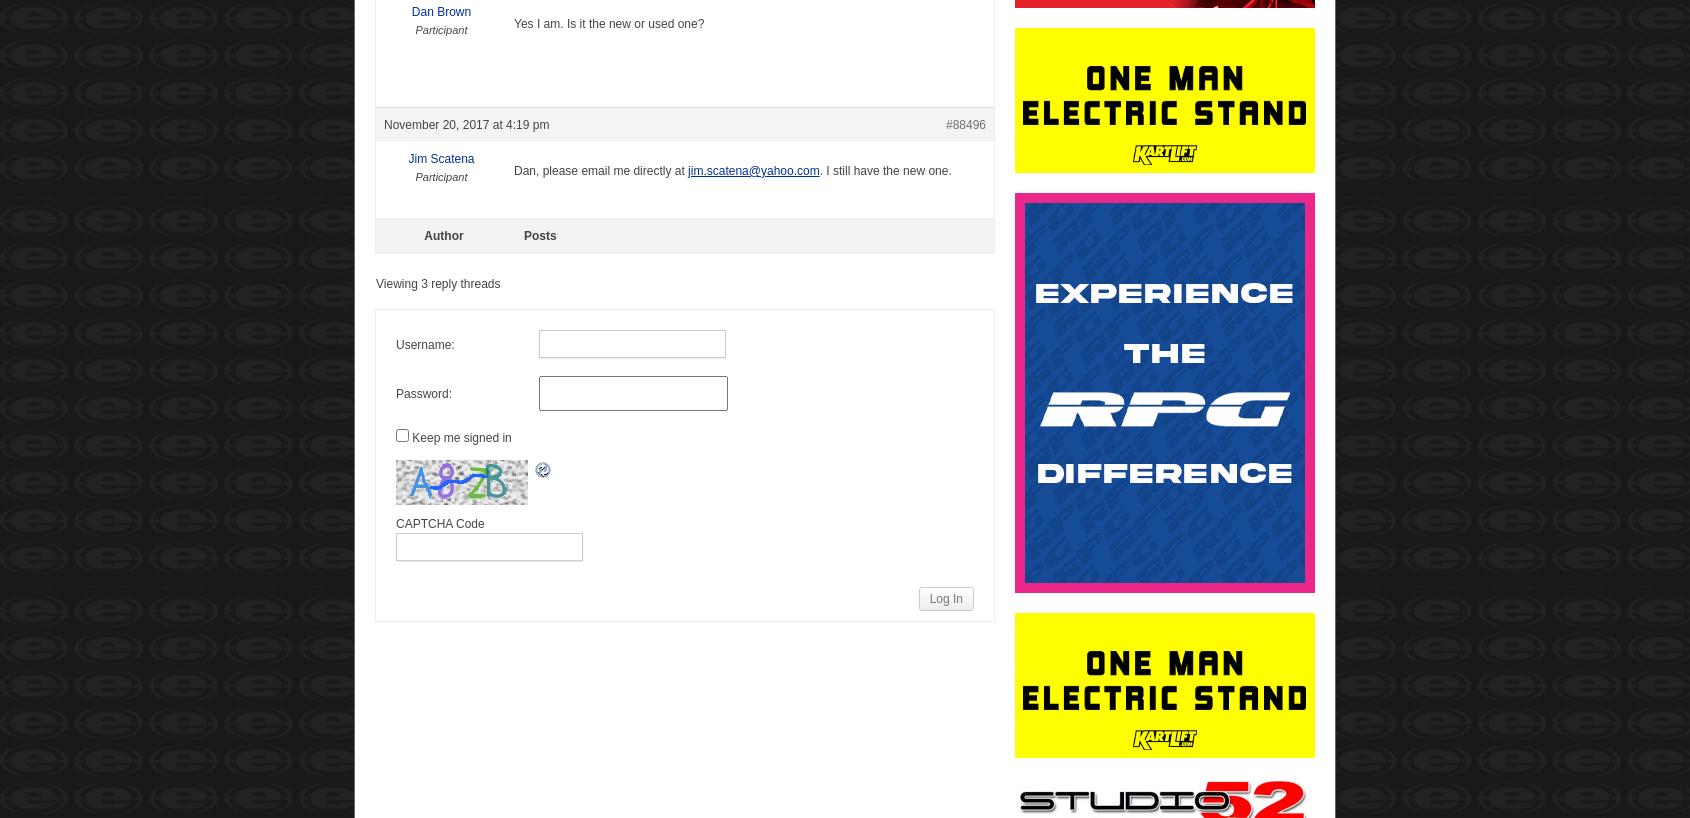 Image resolution: width=1690 pixels, height=818 pixels. I want to click on 'Dan Brown', so click(440, 9).